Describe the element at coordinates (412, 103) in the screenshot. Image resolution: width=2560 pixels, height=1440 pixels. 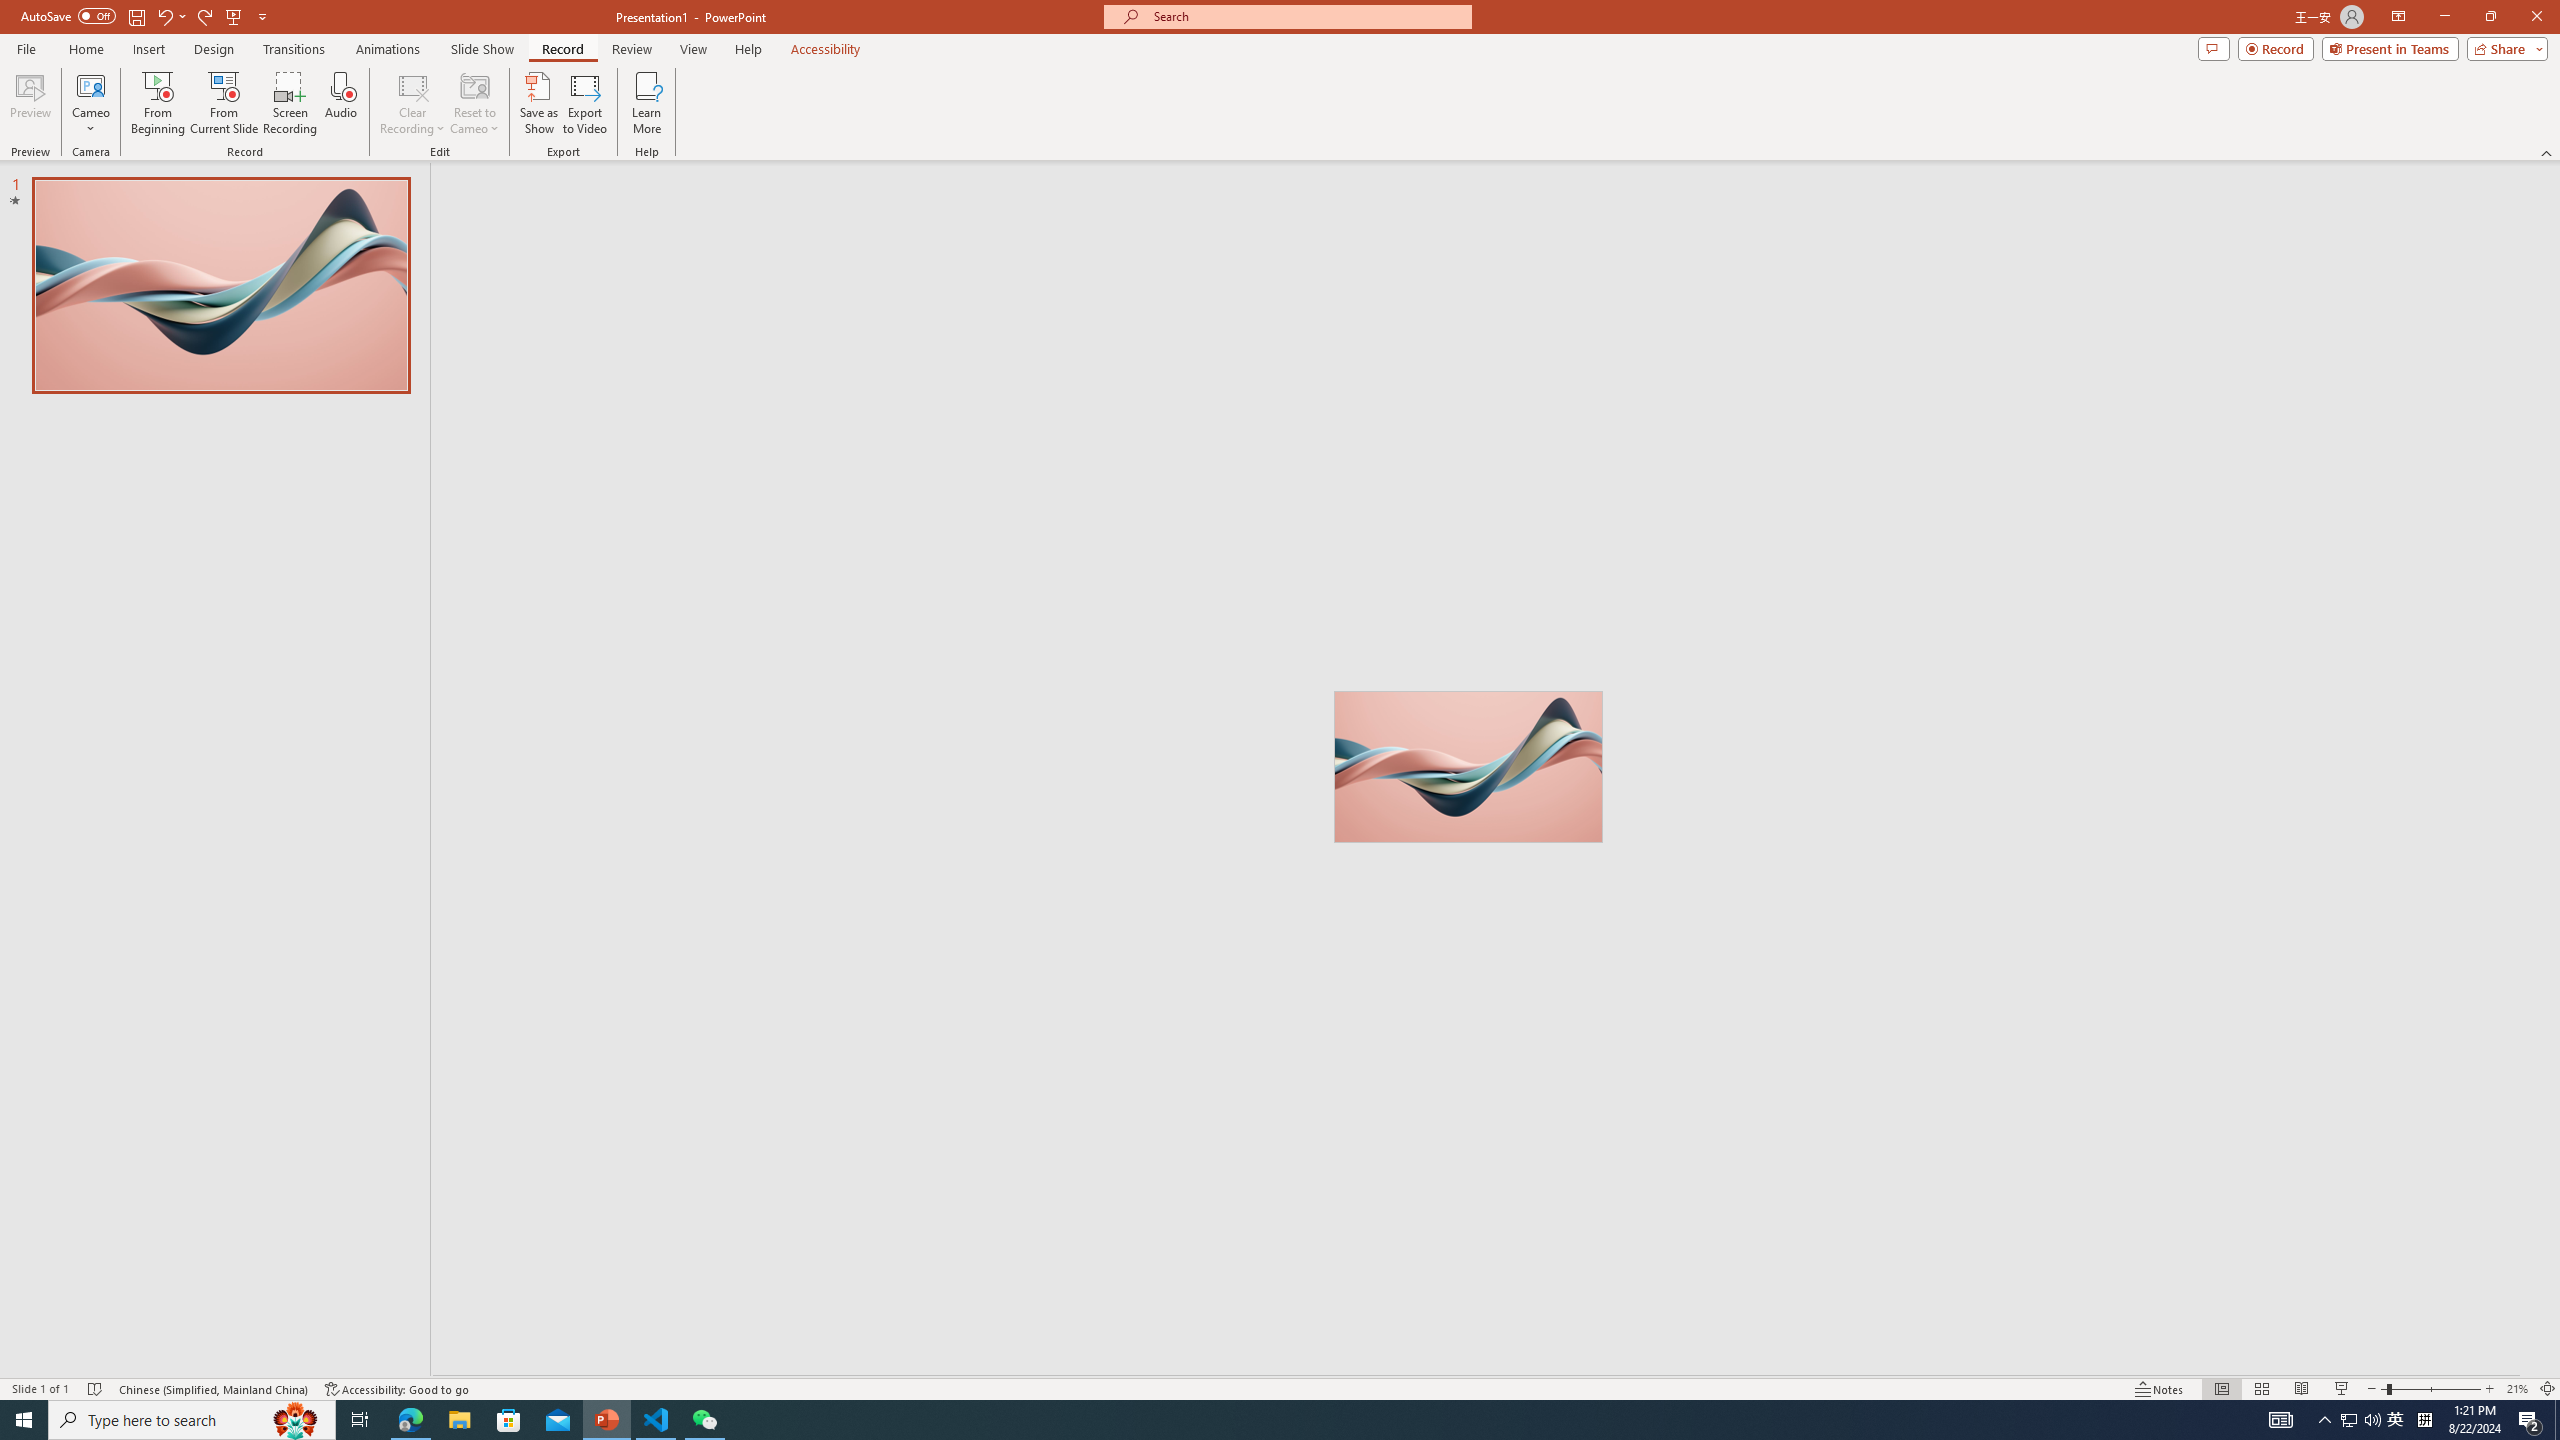
I see `'Clear Recording'` at that location.